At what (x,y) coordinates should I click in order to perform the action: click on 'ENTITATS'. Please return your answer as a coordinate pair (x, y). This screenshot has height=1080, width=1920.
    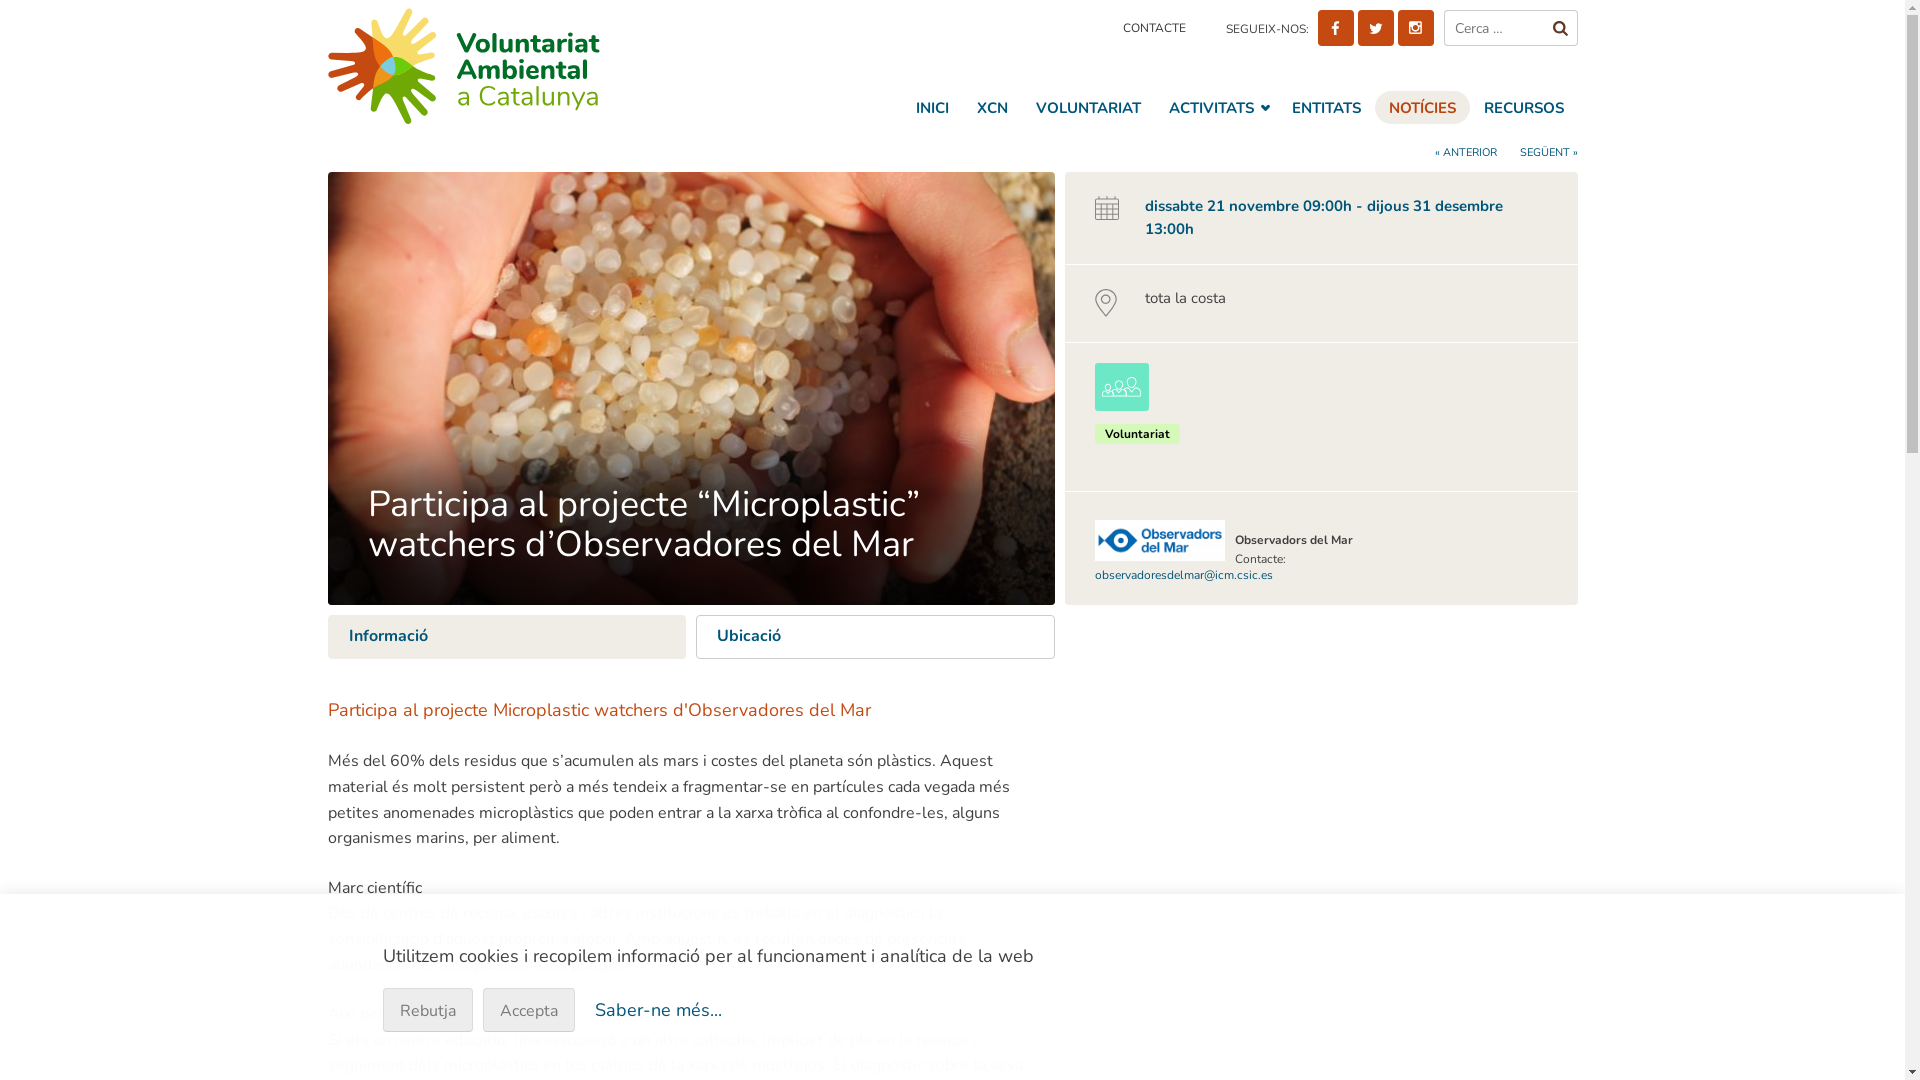
    Looking at the image, I should click on (1326, 107).